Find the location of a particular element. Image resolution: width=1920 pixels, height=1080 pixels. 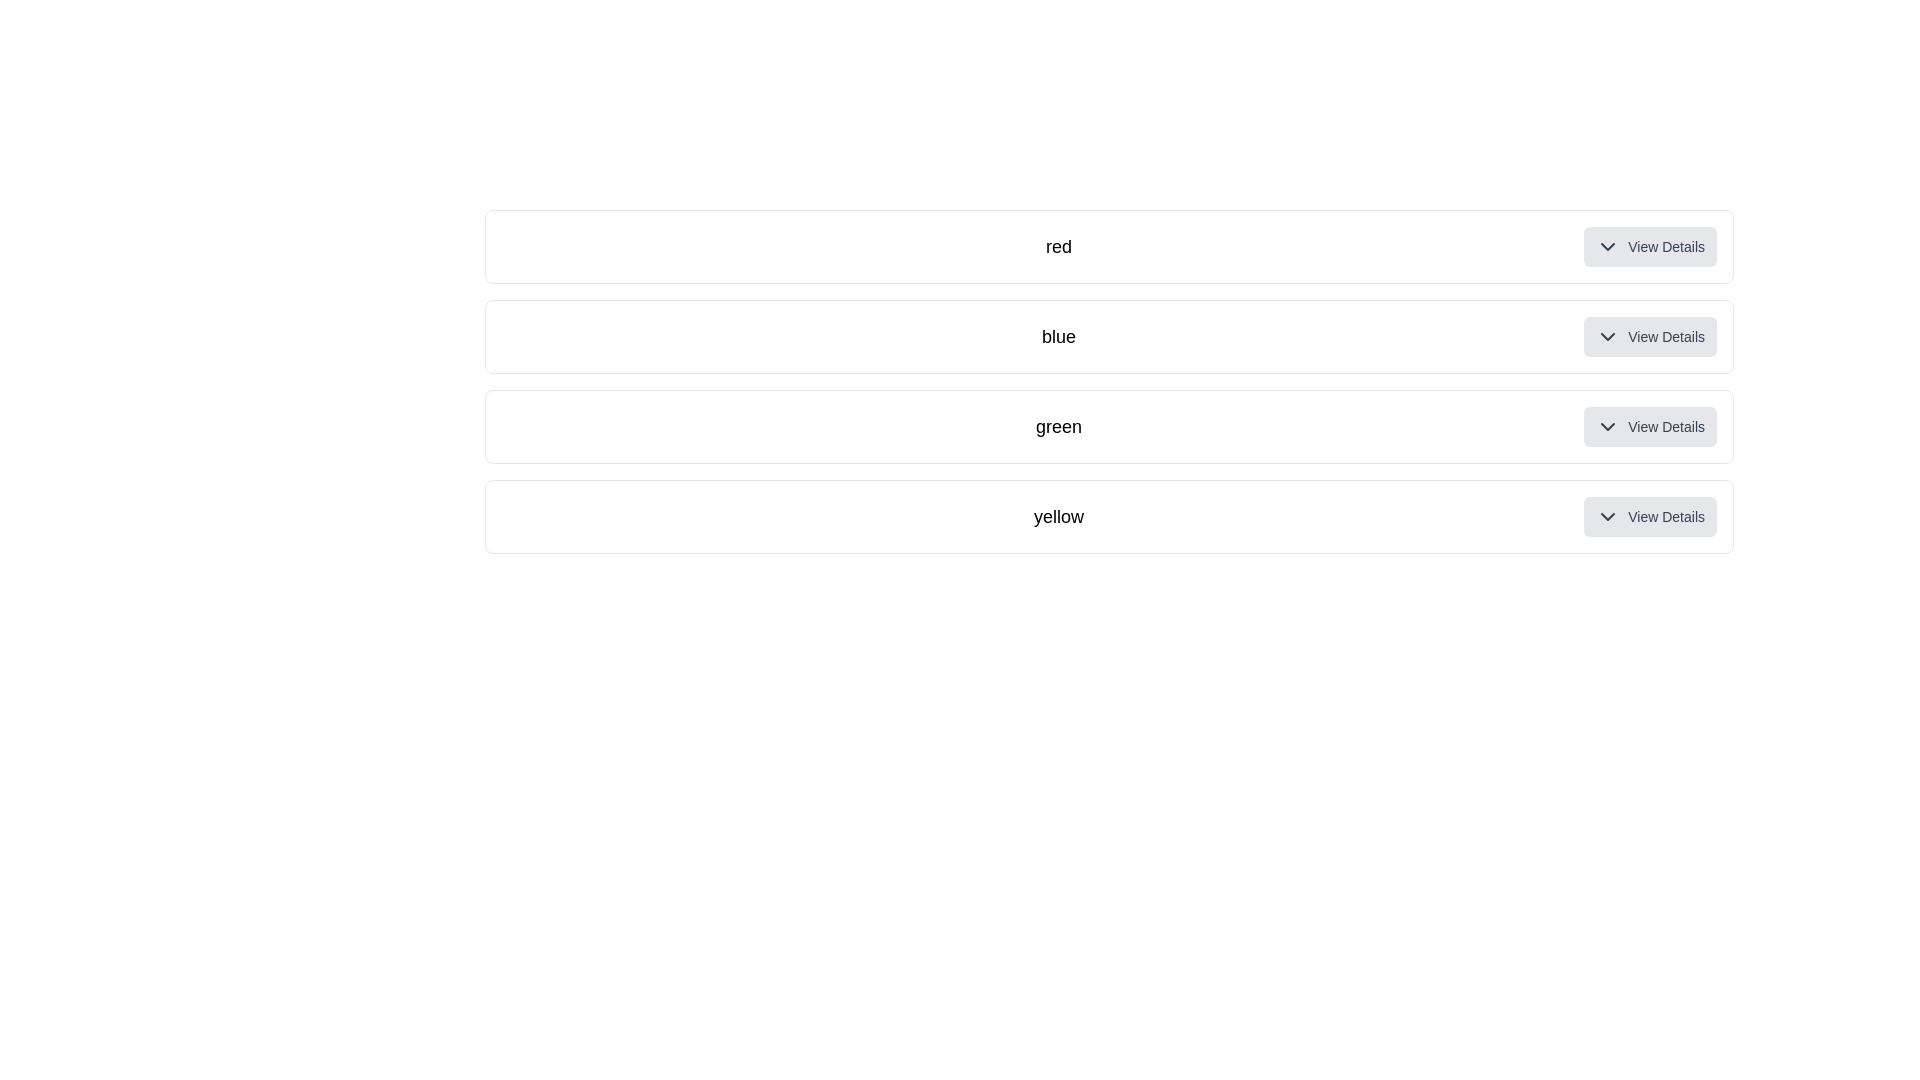

the icon located to the left of the 'View Details' button in the fourth row of the list is located at coordinates (1608, 515).